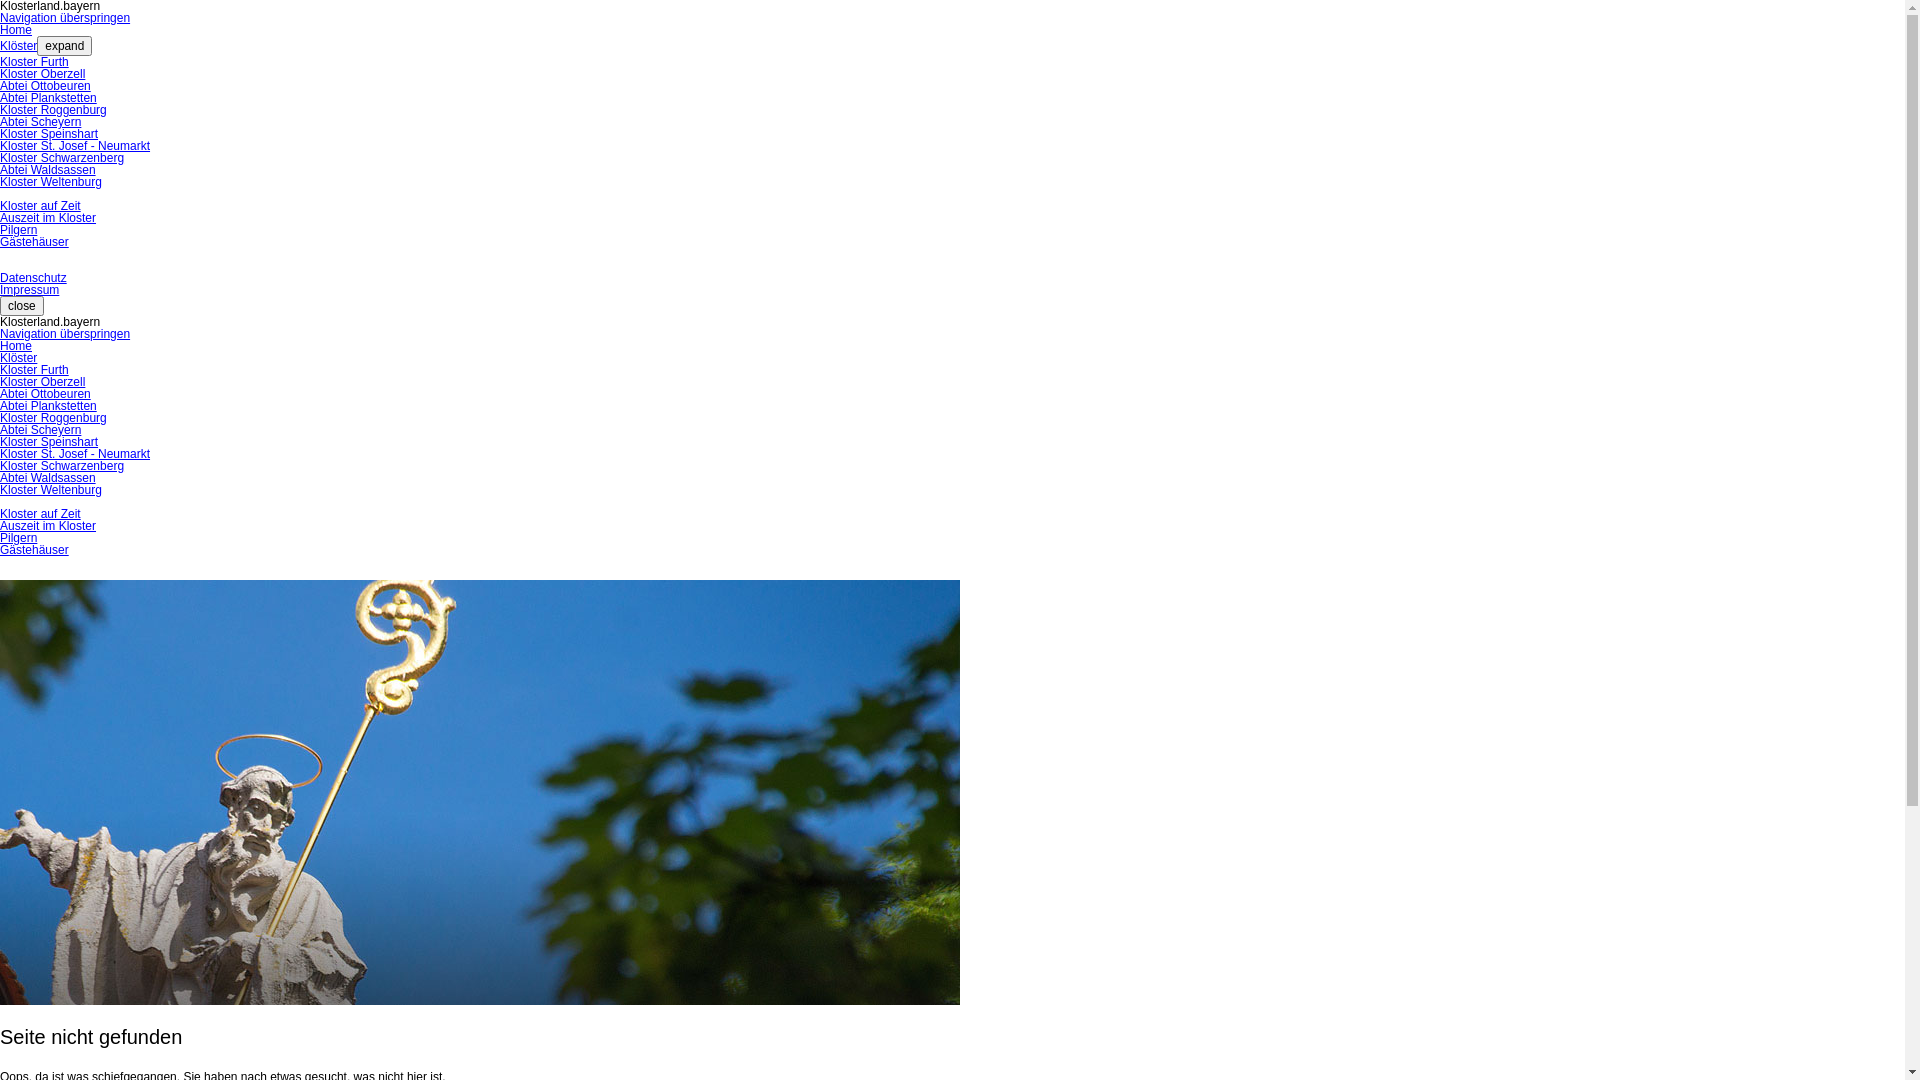  What do you see at coordinates (53, 110) in the screenshot?
I see `'Kloster Roggenburg'` at bounding box center [53, 110].